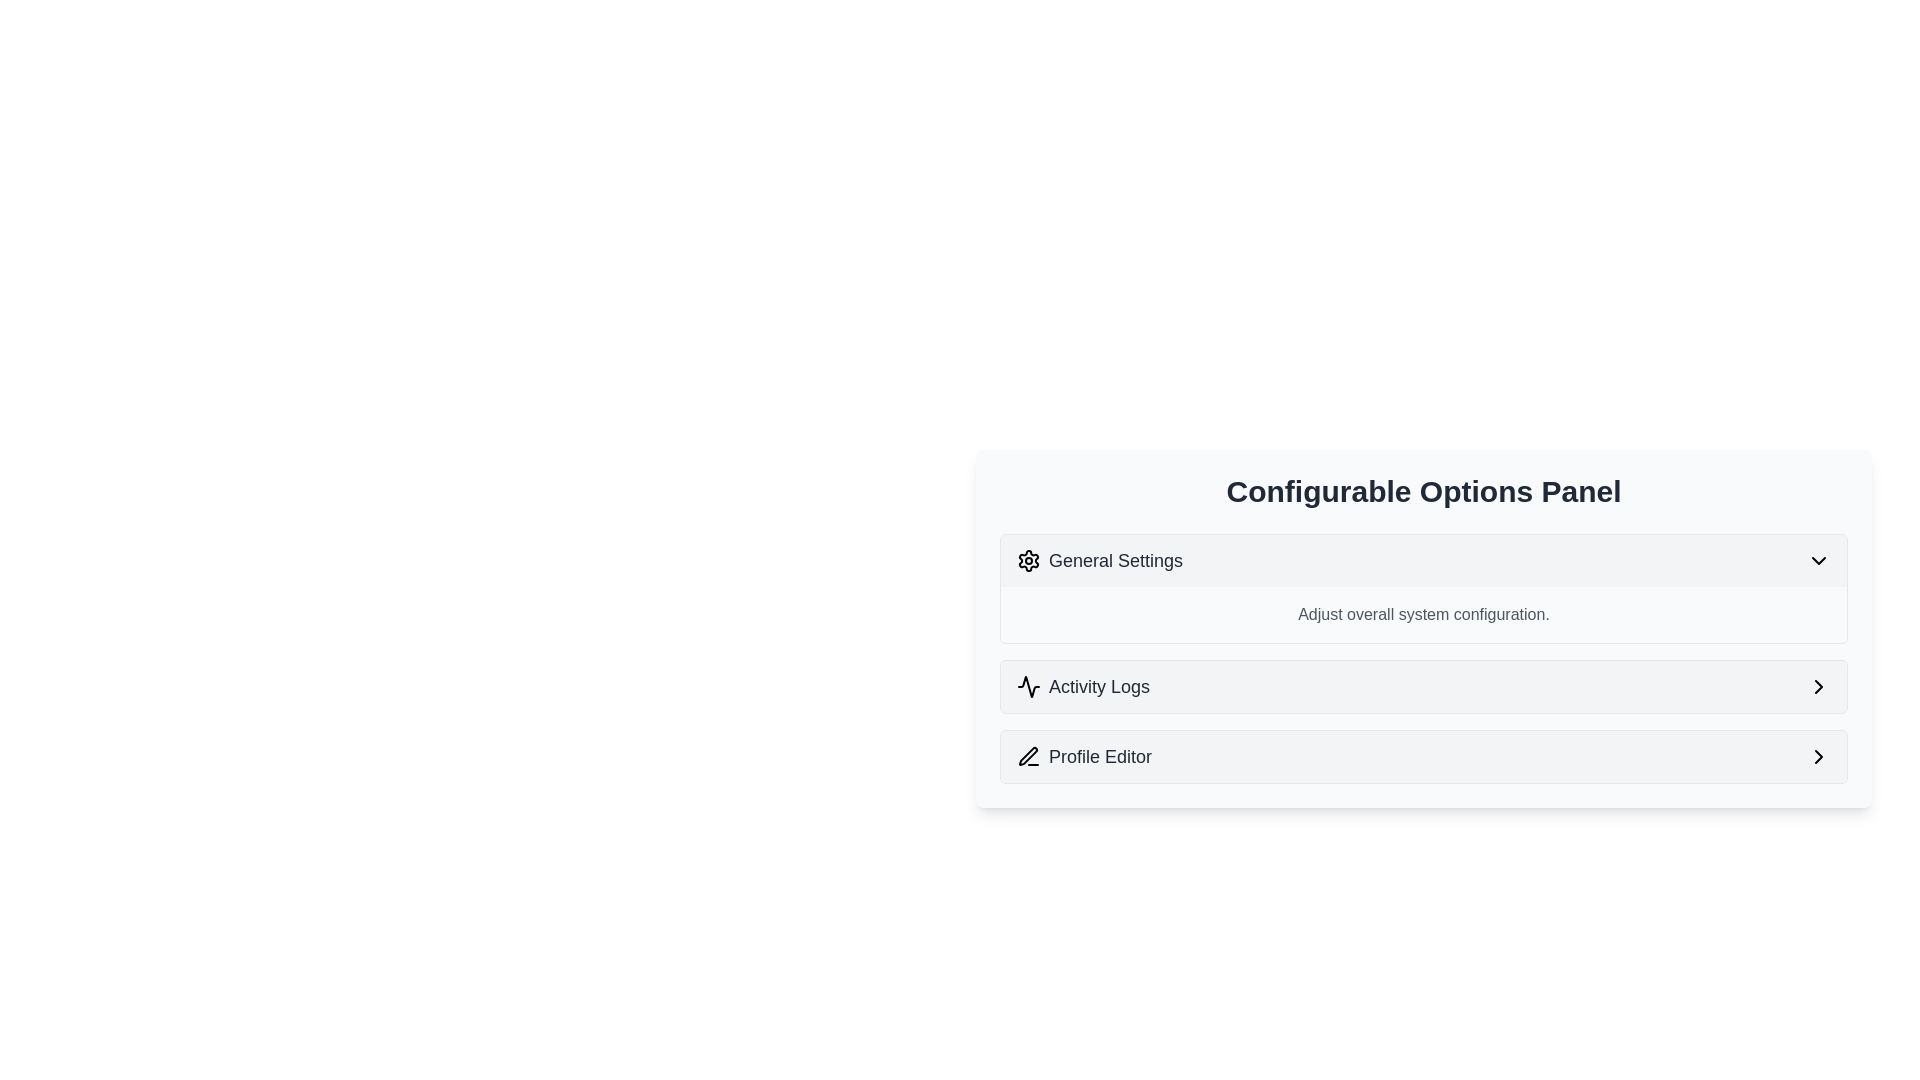 Image resolution: width=1920 pixels, height=1080 pixels. I want to click on the pen-shaped icon that is part of the 'Profile Editor' entry within the settings panel, so click(1028, 756).